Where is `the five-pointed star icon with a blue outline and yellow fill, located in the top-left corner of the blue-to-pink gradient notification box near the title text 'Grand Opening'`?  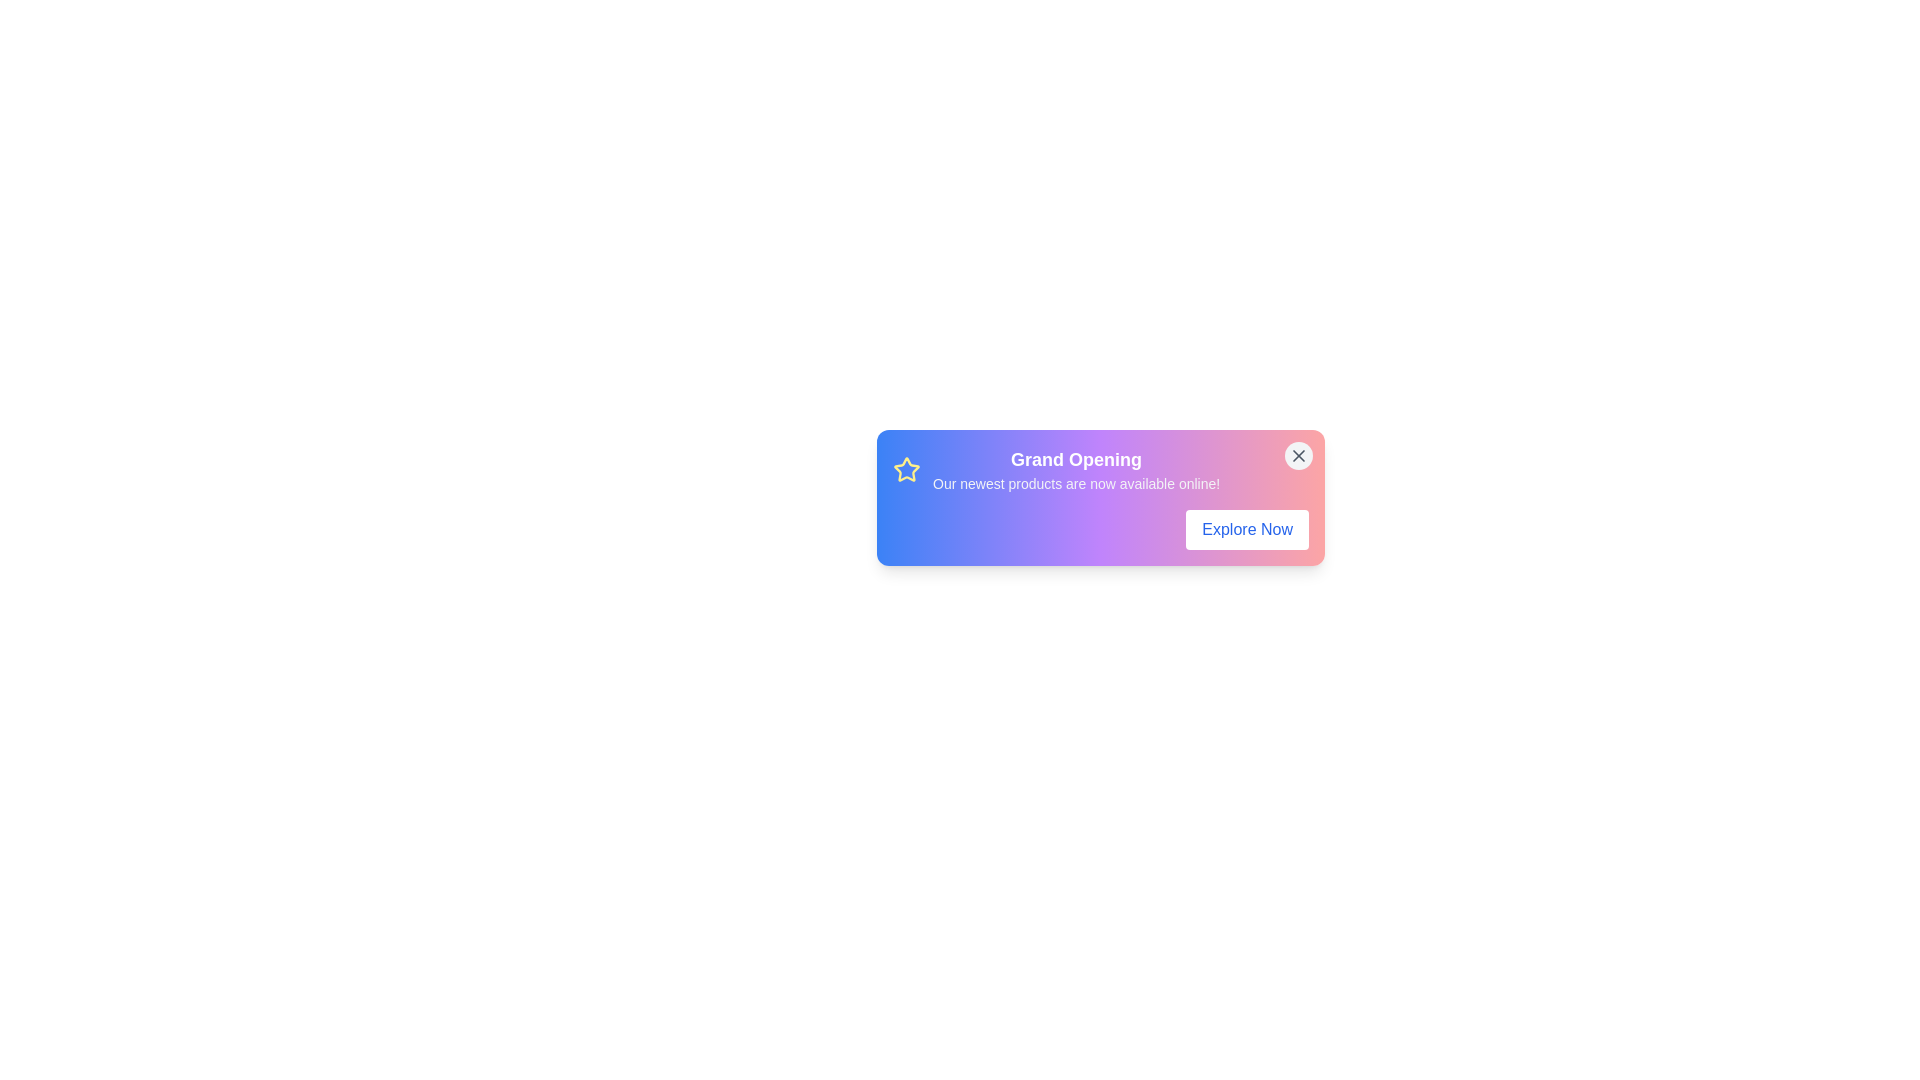
the five-pointed star icon with a blue outline and yellow fill, located in the top-left corner of the blue-to-pink gradient notification box near the title text 'Grand Opening' is located at coordinates (906, 469).